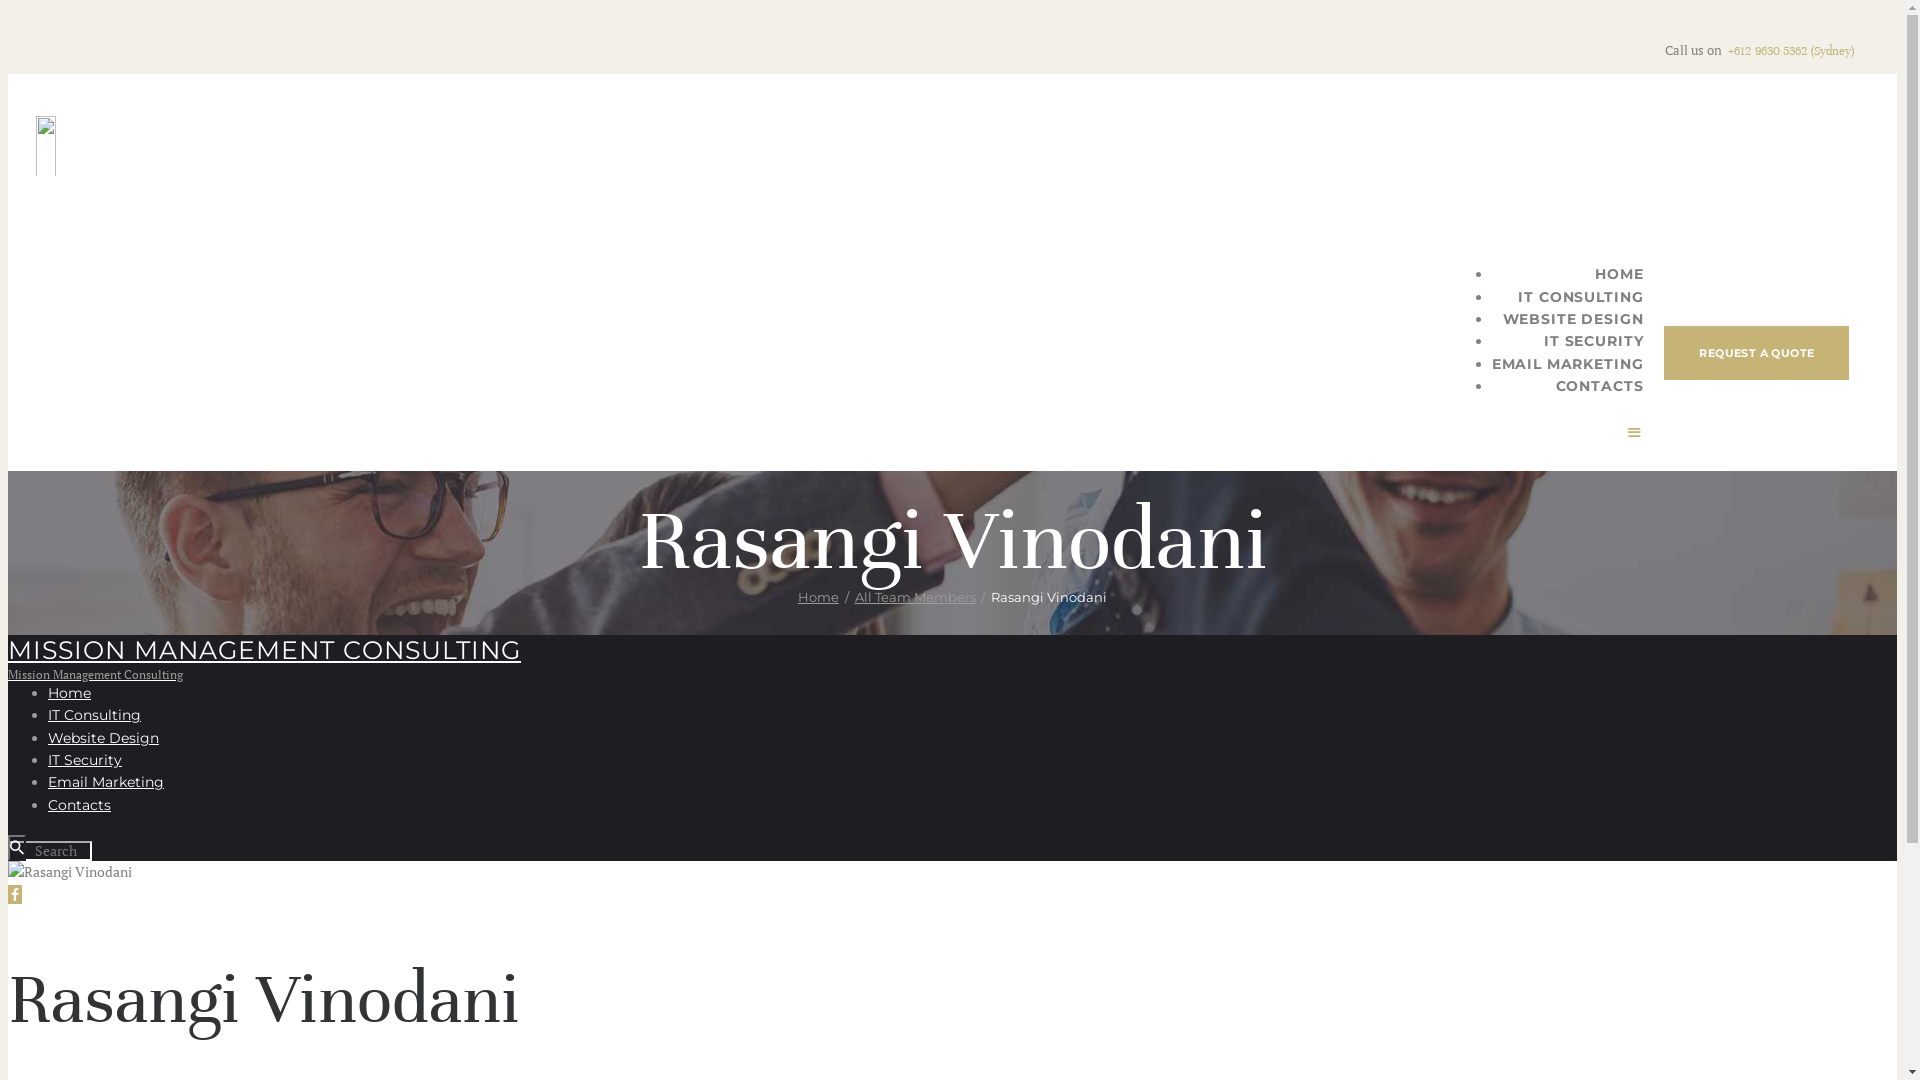 Image resolution: width=1920 pixels, height=1080 pixels. What do you see at coordinates (69, 692) in the screenshot?
I see `'Home'` at bounding box center [69, 692].